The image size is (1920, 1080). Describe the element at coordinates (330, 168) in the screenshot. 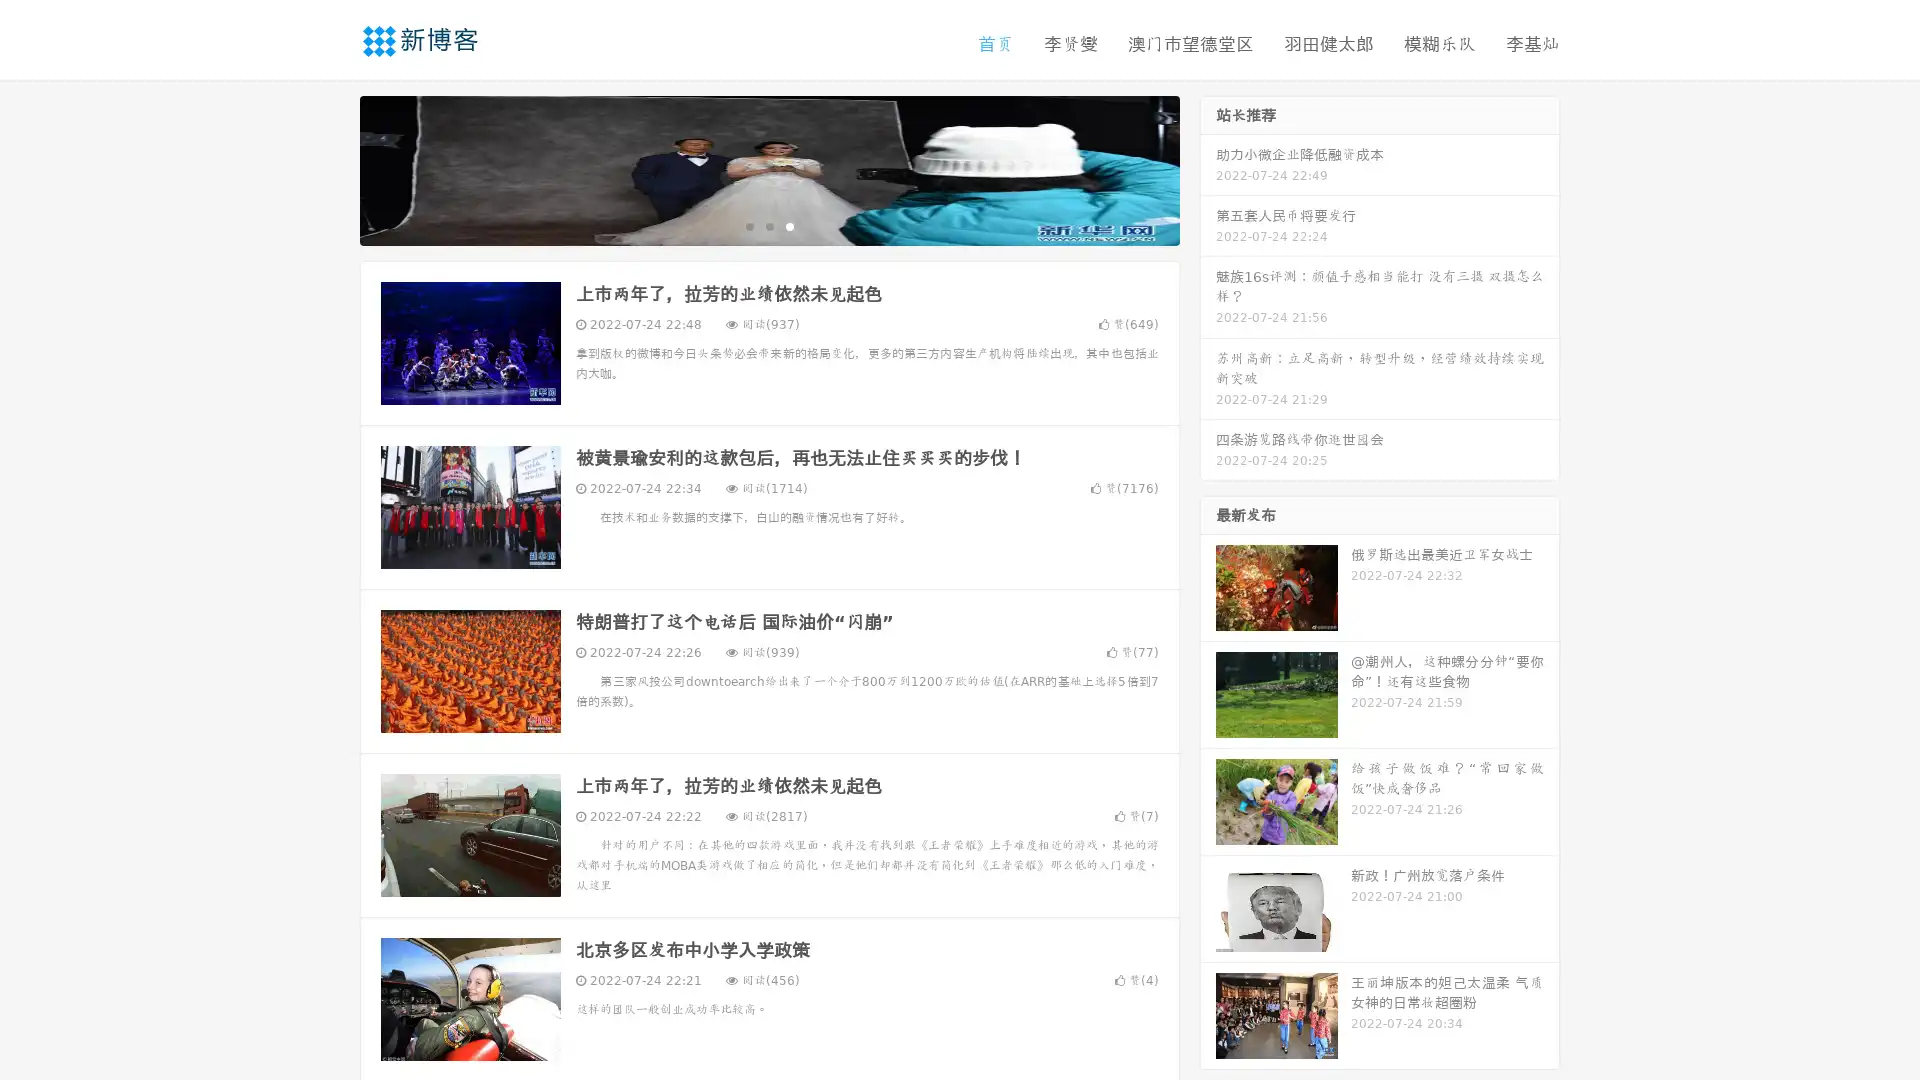

I see `Previous slide` at that location.